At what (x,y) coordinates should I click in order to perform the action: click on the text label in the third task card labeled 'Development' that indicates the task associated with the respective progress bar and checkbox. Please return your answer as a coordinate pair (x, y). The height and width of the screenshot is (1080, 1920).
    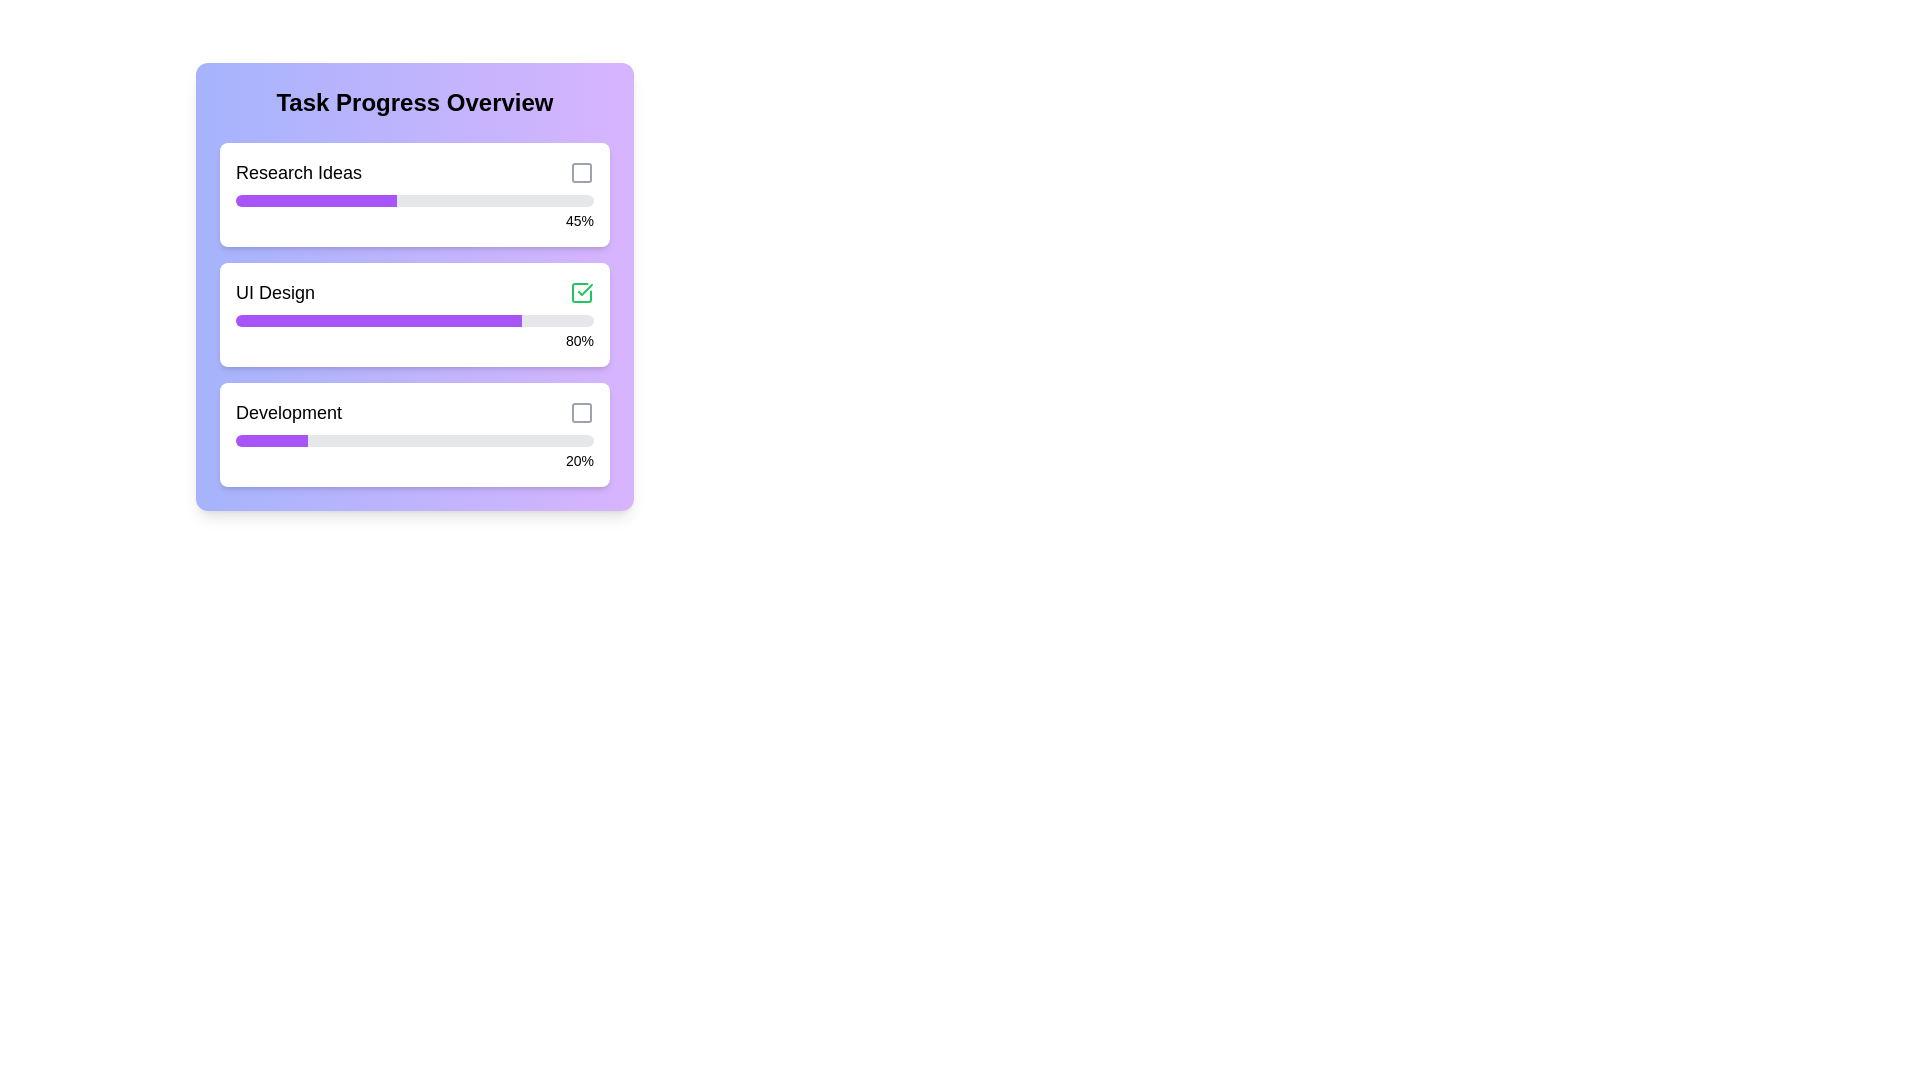
    Looking at the image, I should click on (287, 411).